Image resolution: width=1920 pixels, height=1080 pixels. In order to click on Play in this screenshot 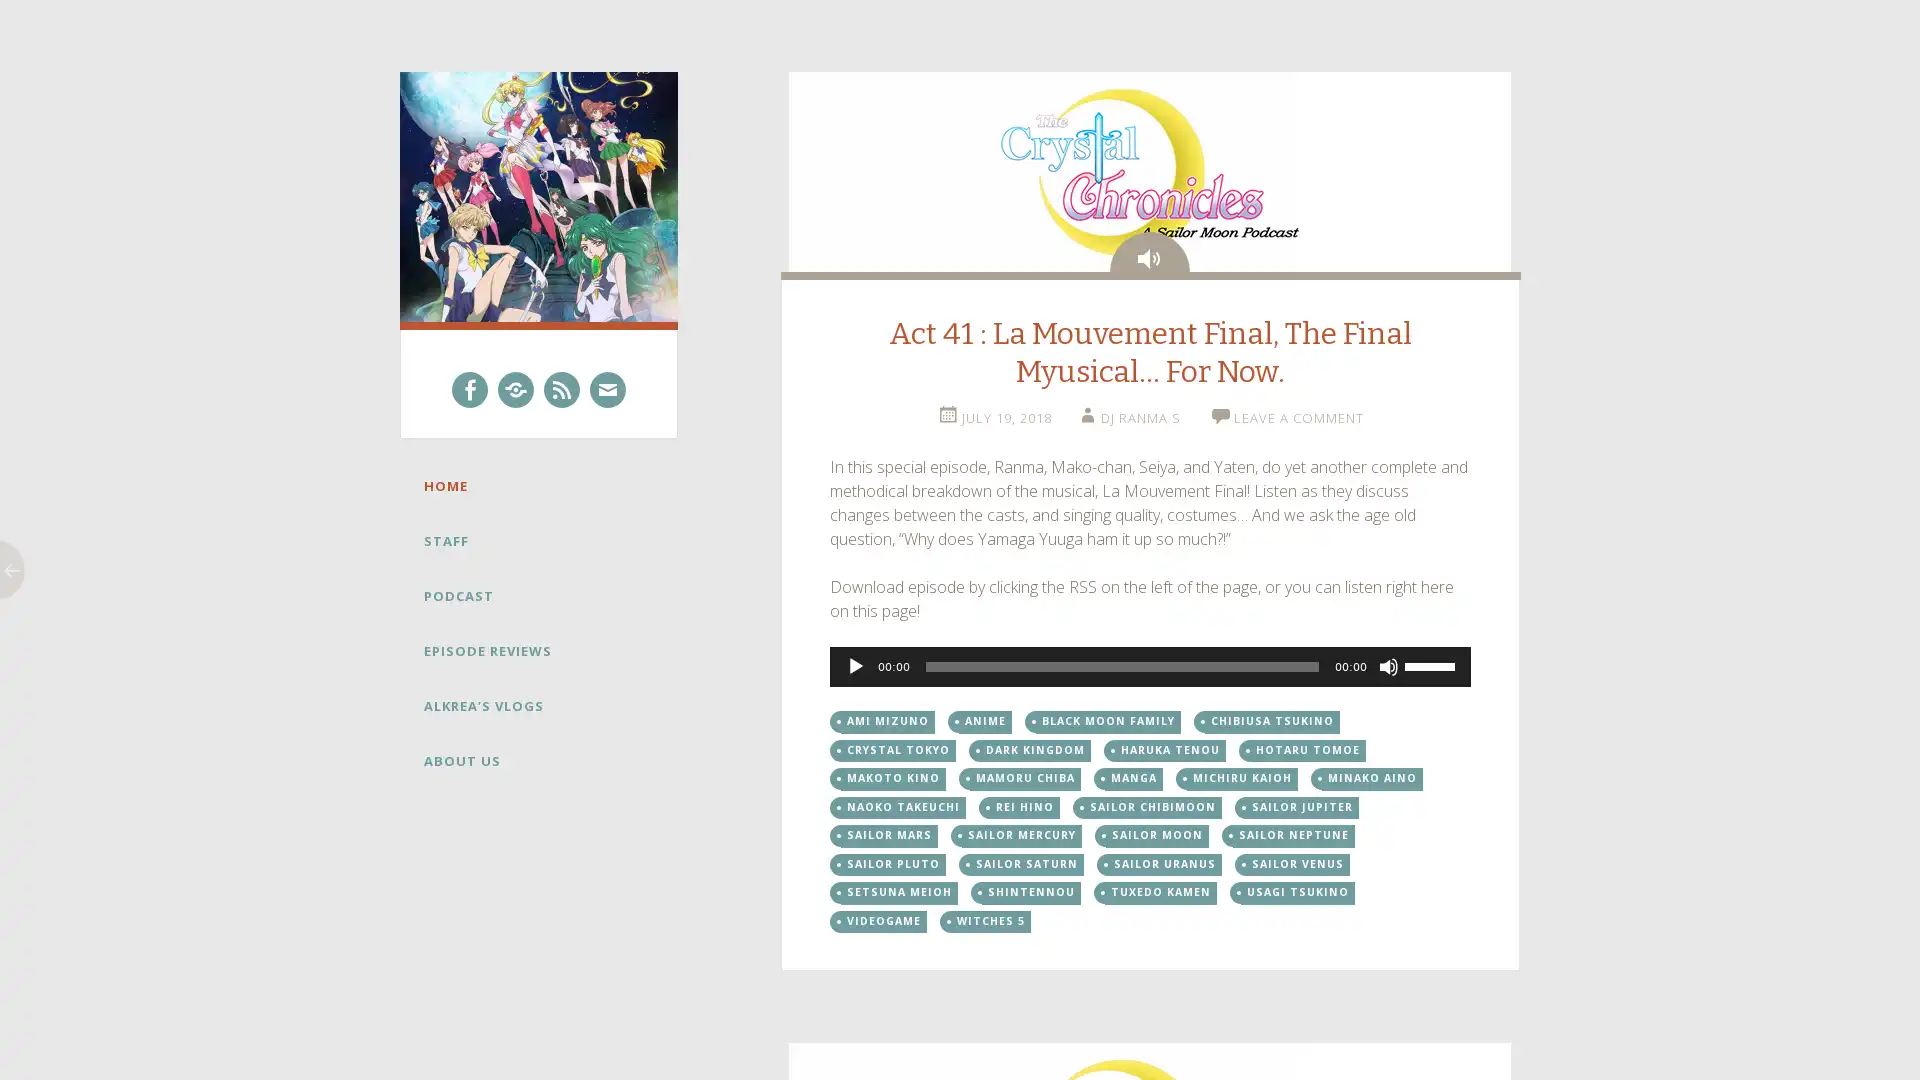, I will do `click(854, 667)`.